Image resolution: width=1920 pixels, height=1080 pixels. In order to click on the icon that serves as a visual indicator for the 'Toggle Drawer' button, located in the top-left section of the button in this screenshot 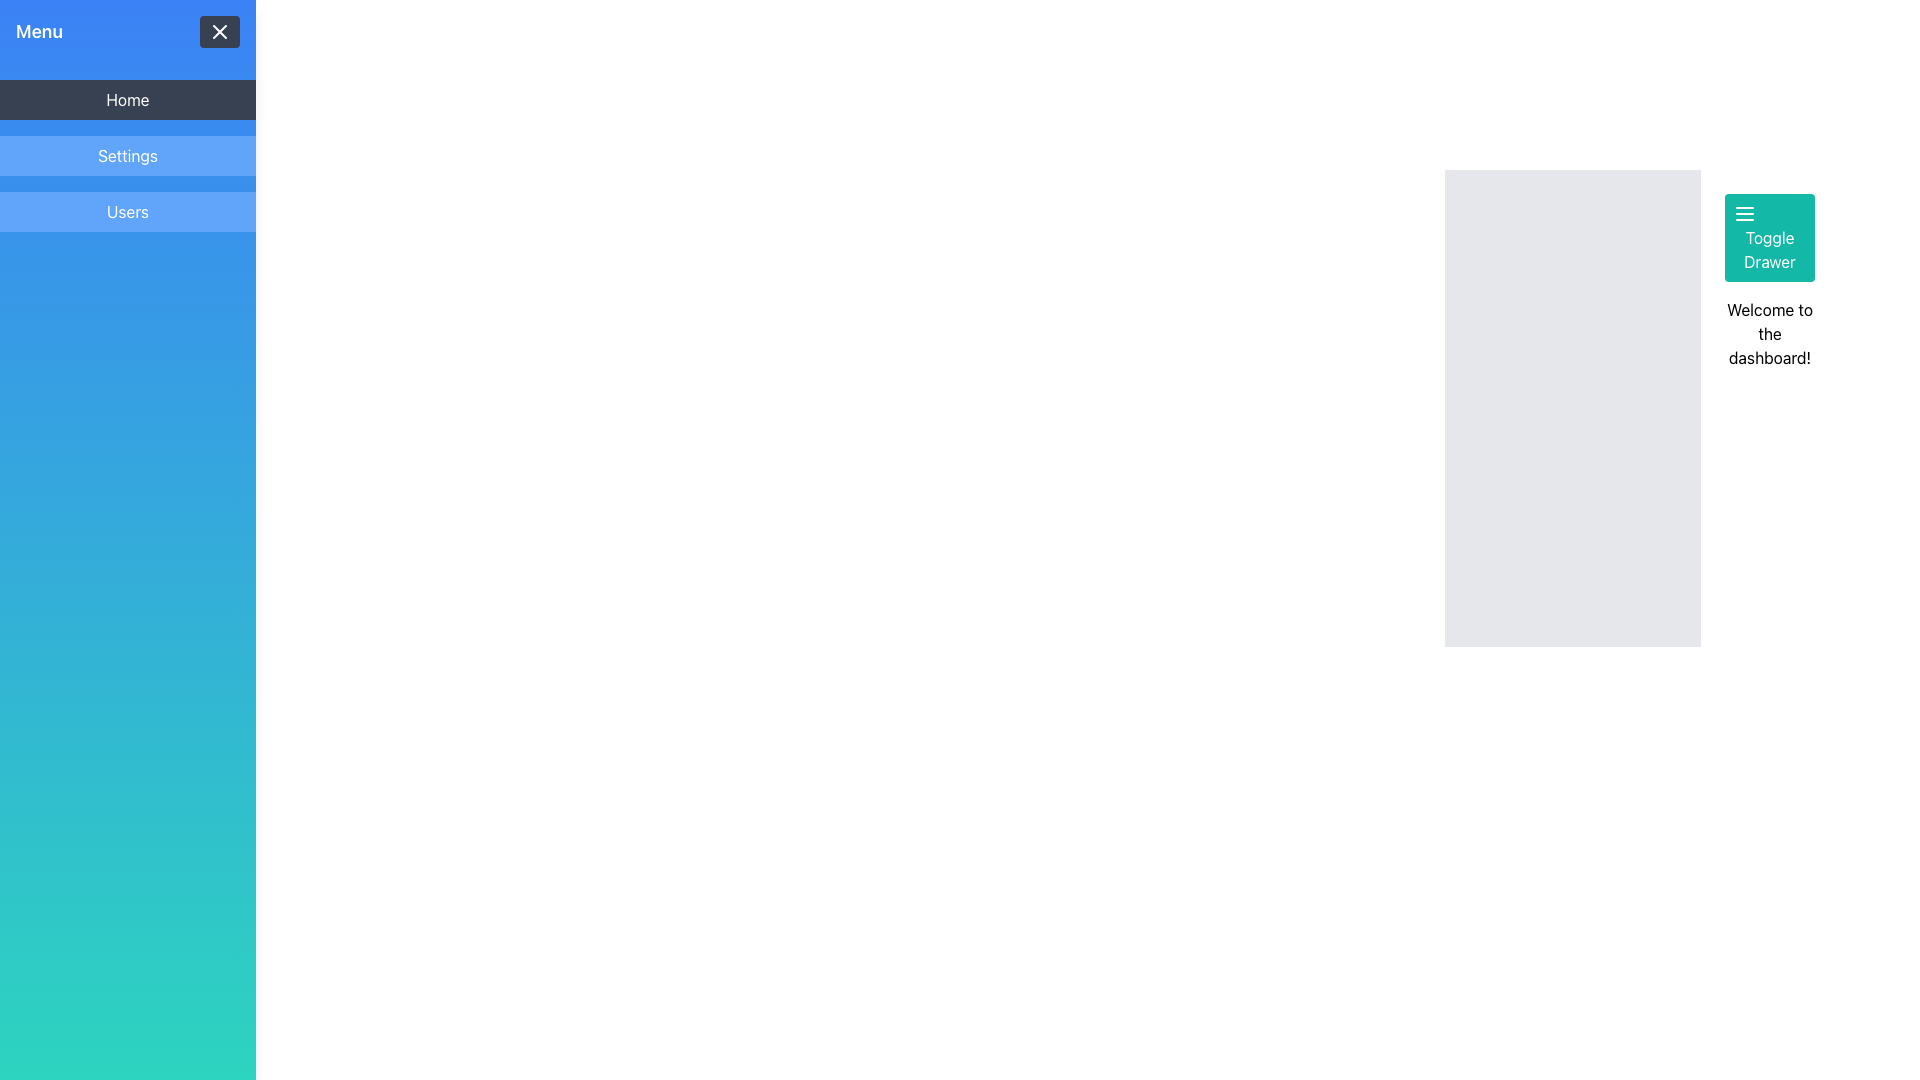, I will do `click(1744, 213)`.